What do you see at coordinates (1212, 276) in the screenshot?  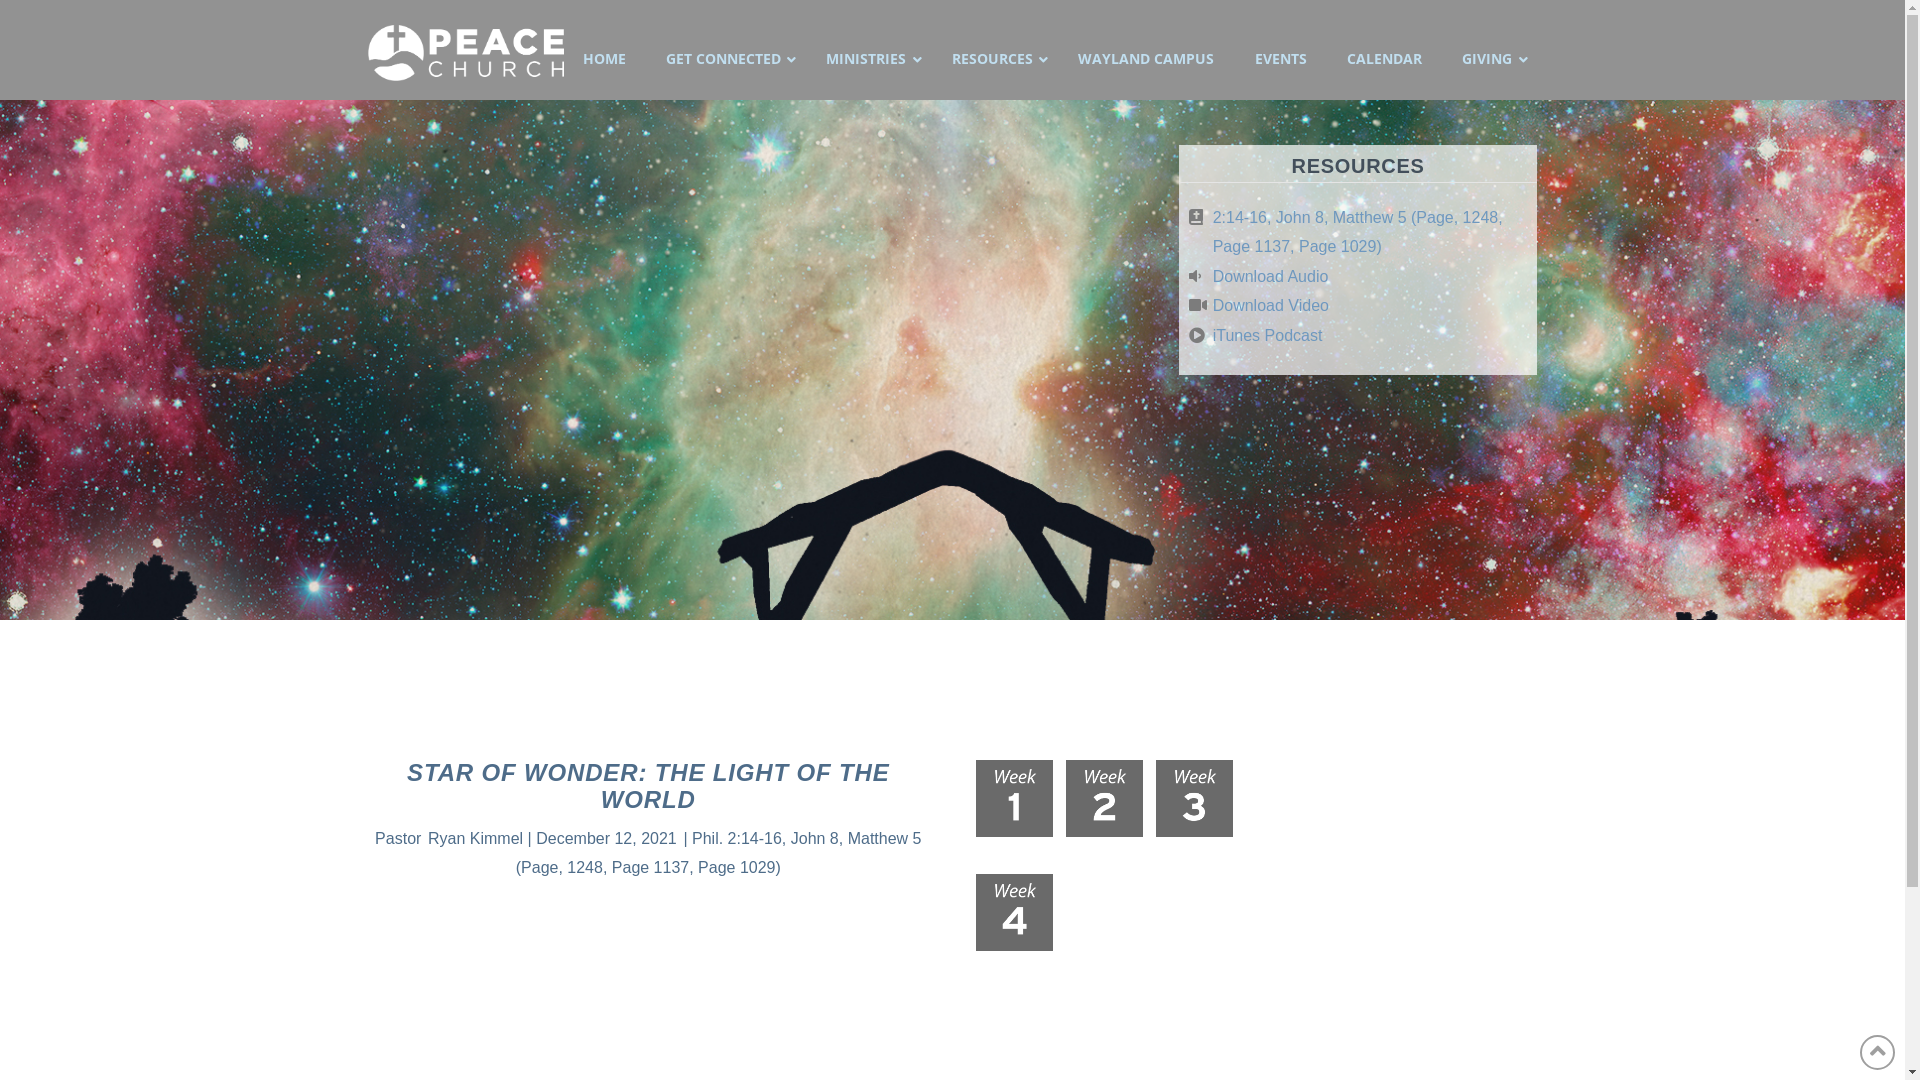 I see `'Download Audio'` at bounding box center [1212, 276].